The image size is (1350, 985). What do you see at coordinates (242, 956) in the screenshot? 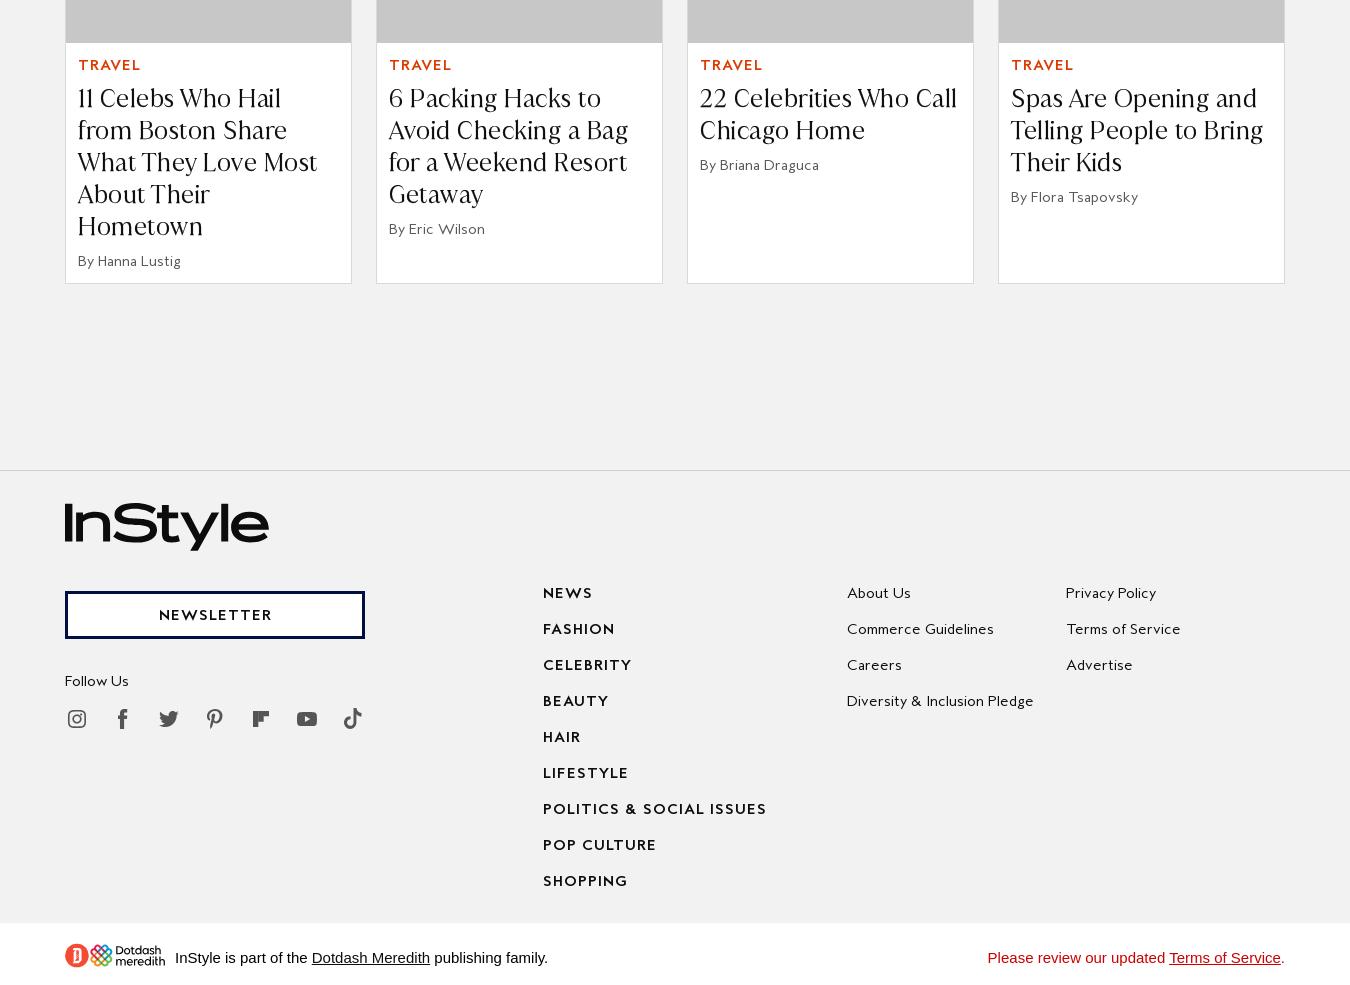
I see `'InStyle is part of the'` at bounding box center [242, 956].